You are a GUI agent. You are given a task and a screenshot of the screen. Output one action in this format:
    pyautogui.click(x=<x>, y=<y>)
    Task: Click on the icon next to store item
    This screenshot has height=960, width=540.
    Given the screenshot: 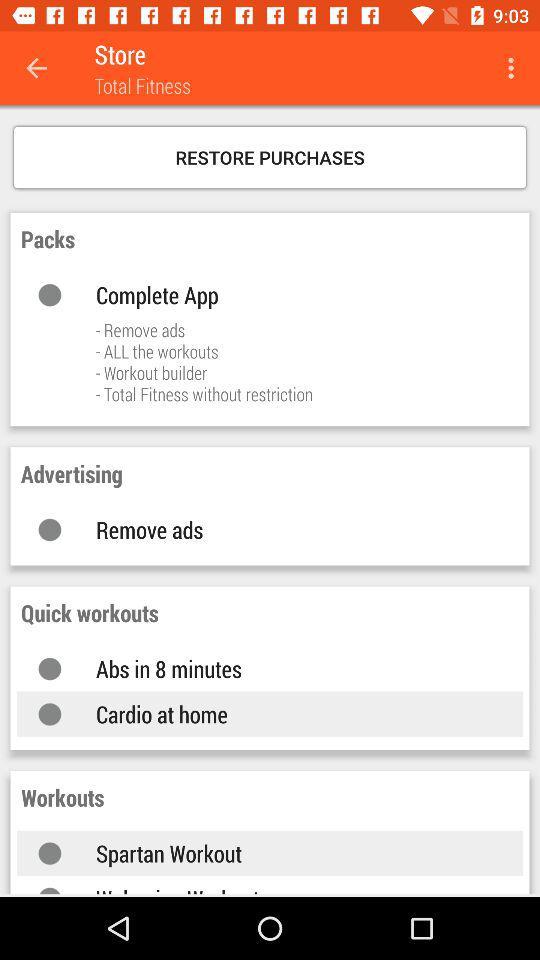 What is the action you would take?
    pyautogui.click(x=36, y=68)
    